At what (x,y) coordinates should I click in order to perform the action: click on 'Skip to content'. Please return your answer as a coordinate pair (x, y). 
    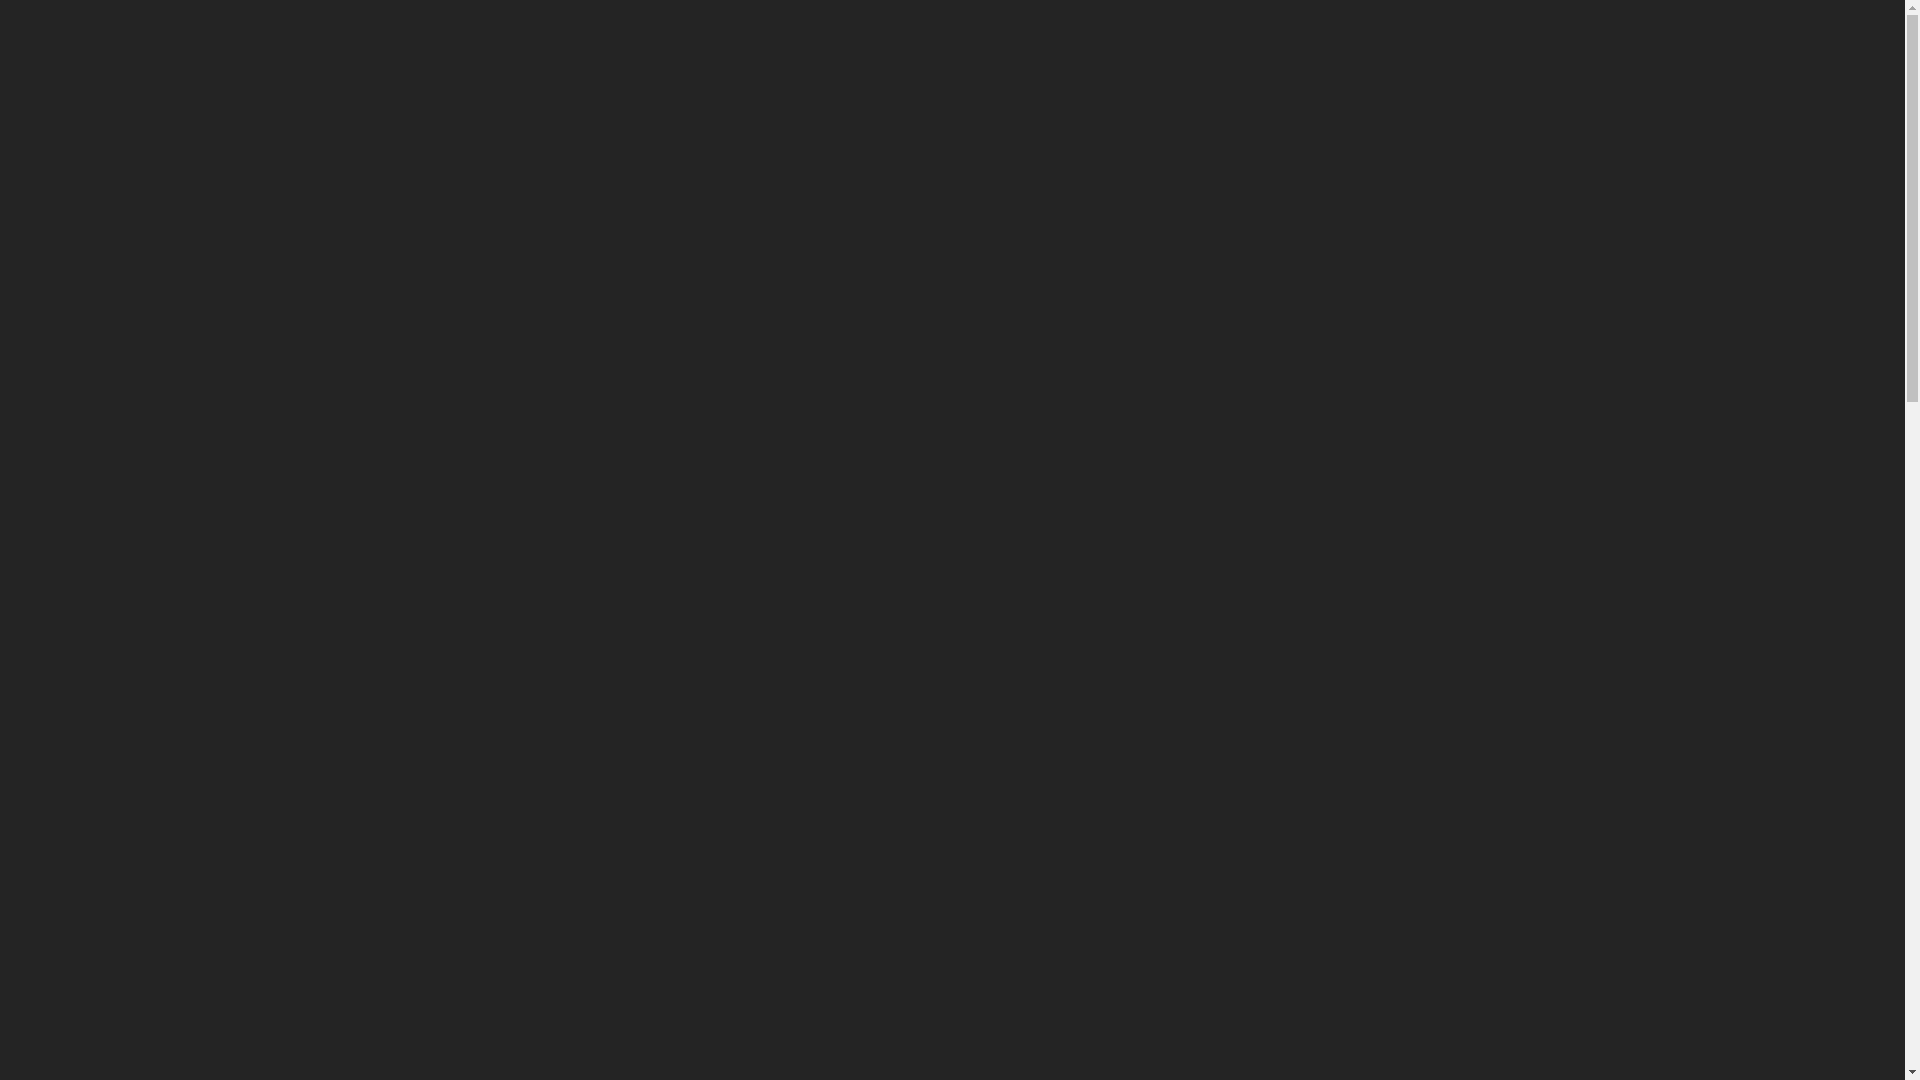
    Looking at the image, I should click on (0, 0).